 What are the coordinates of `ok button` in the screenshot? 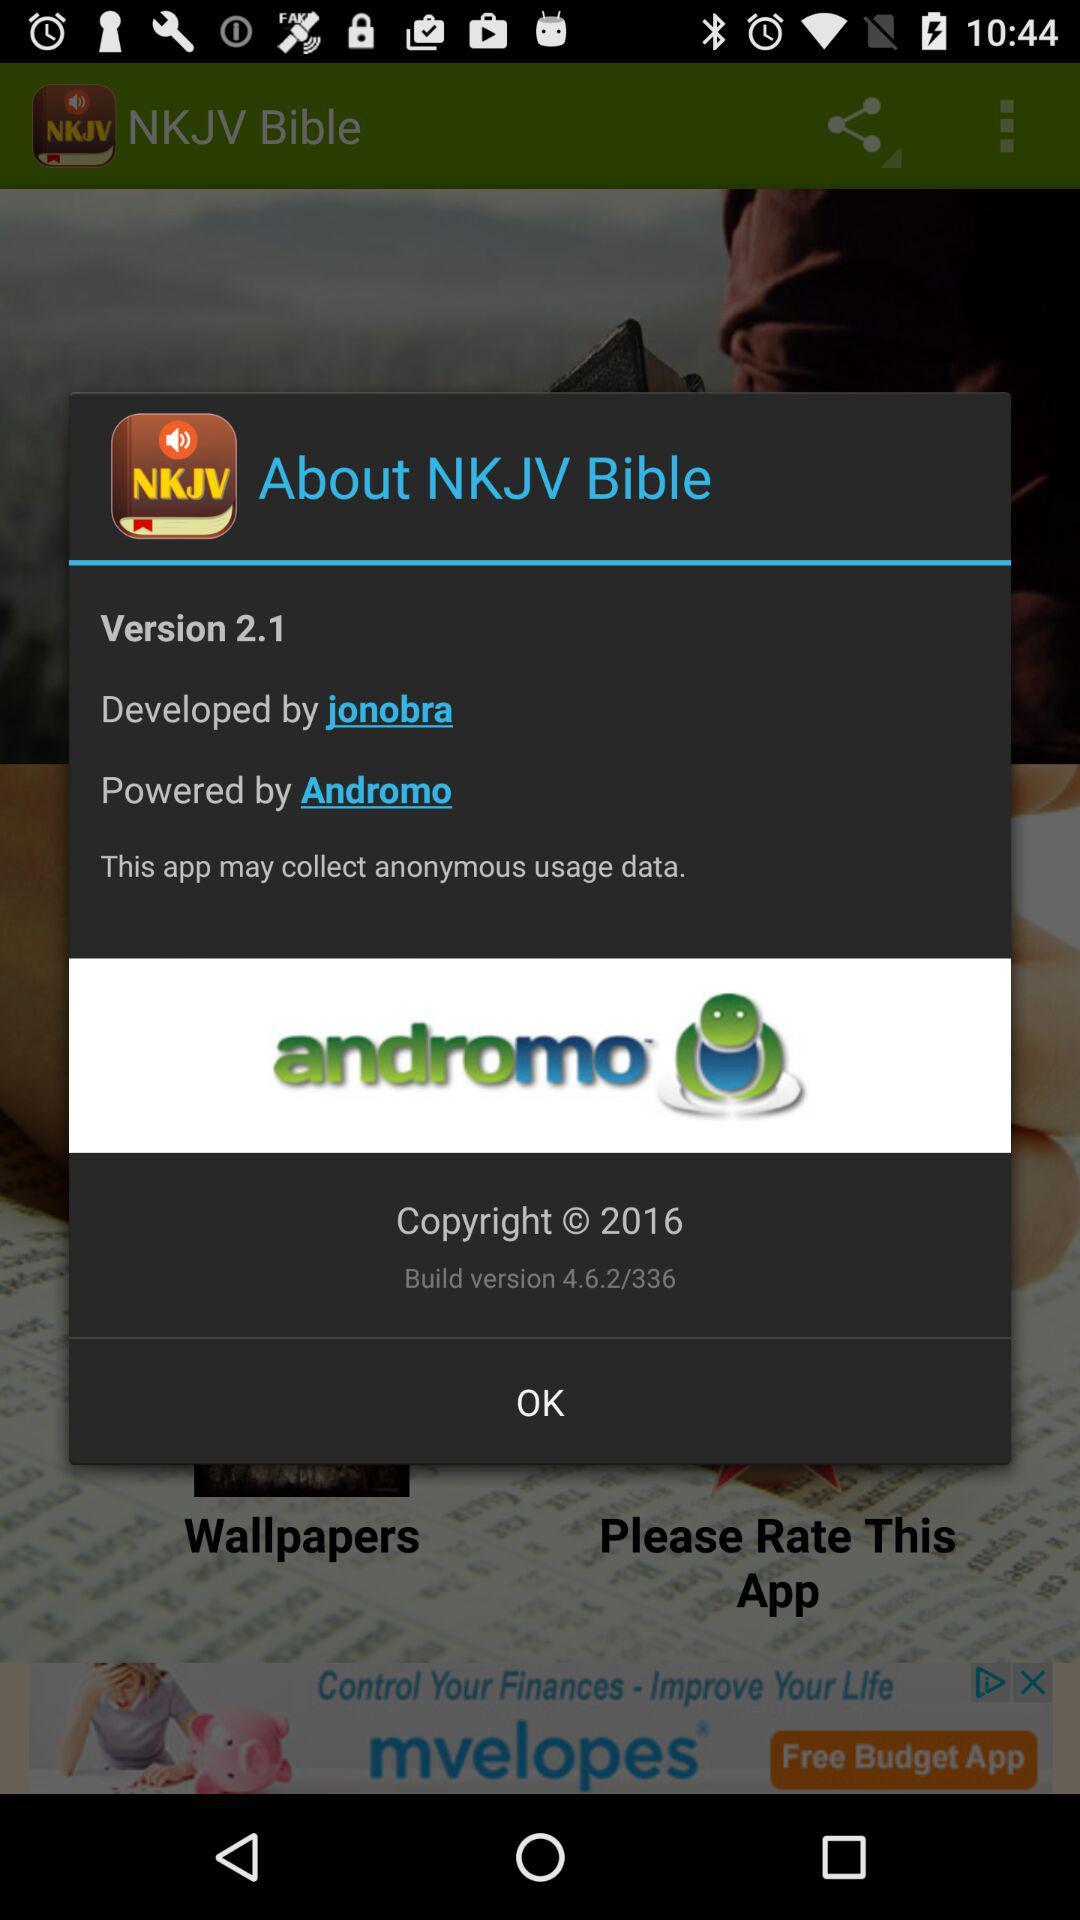 It's located at (540, 1400).